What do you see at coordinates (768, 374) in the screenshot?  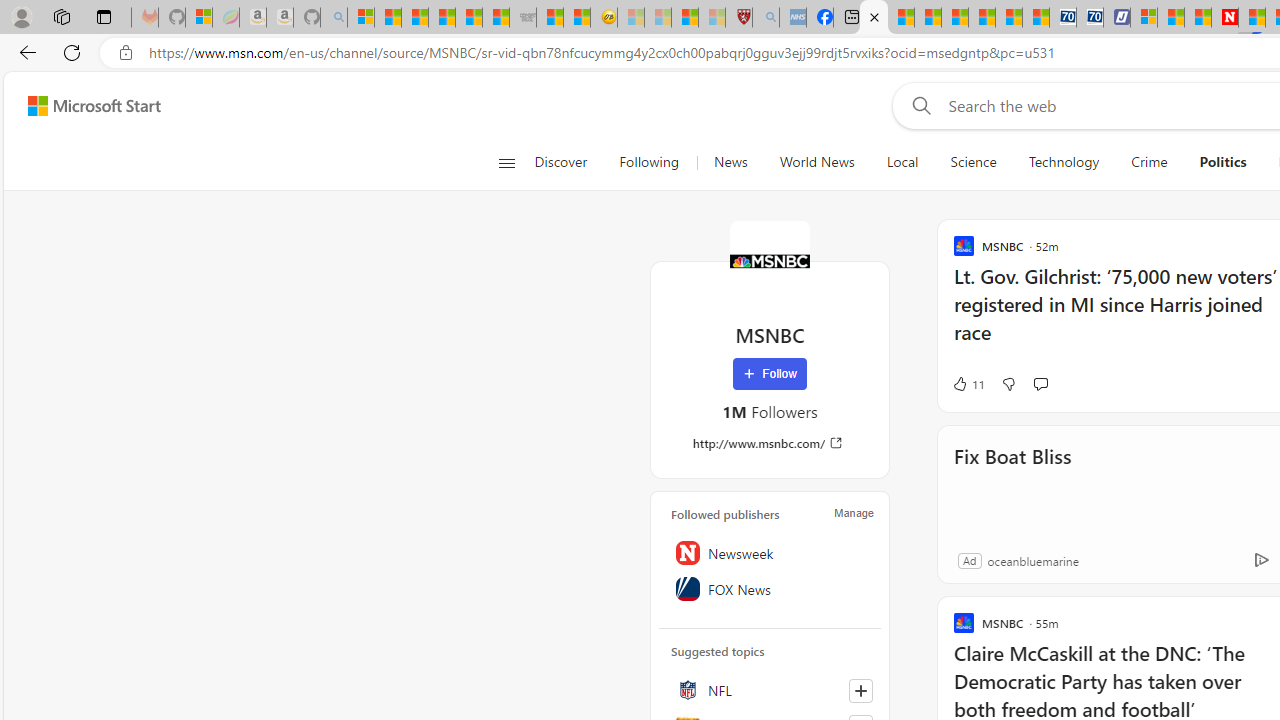 I see `'Follow'` at bounding box center [768, 374].